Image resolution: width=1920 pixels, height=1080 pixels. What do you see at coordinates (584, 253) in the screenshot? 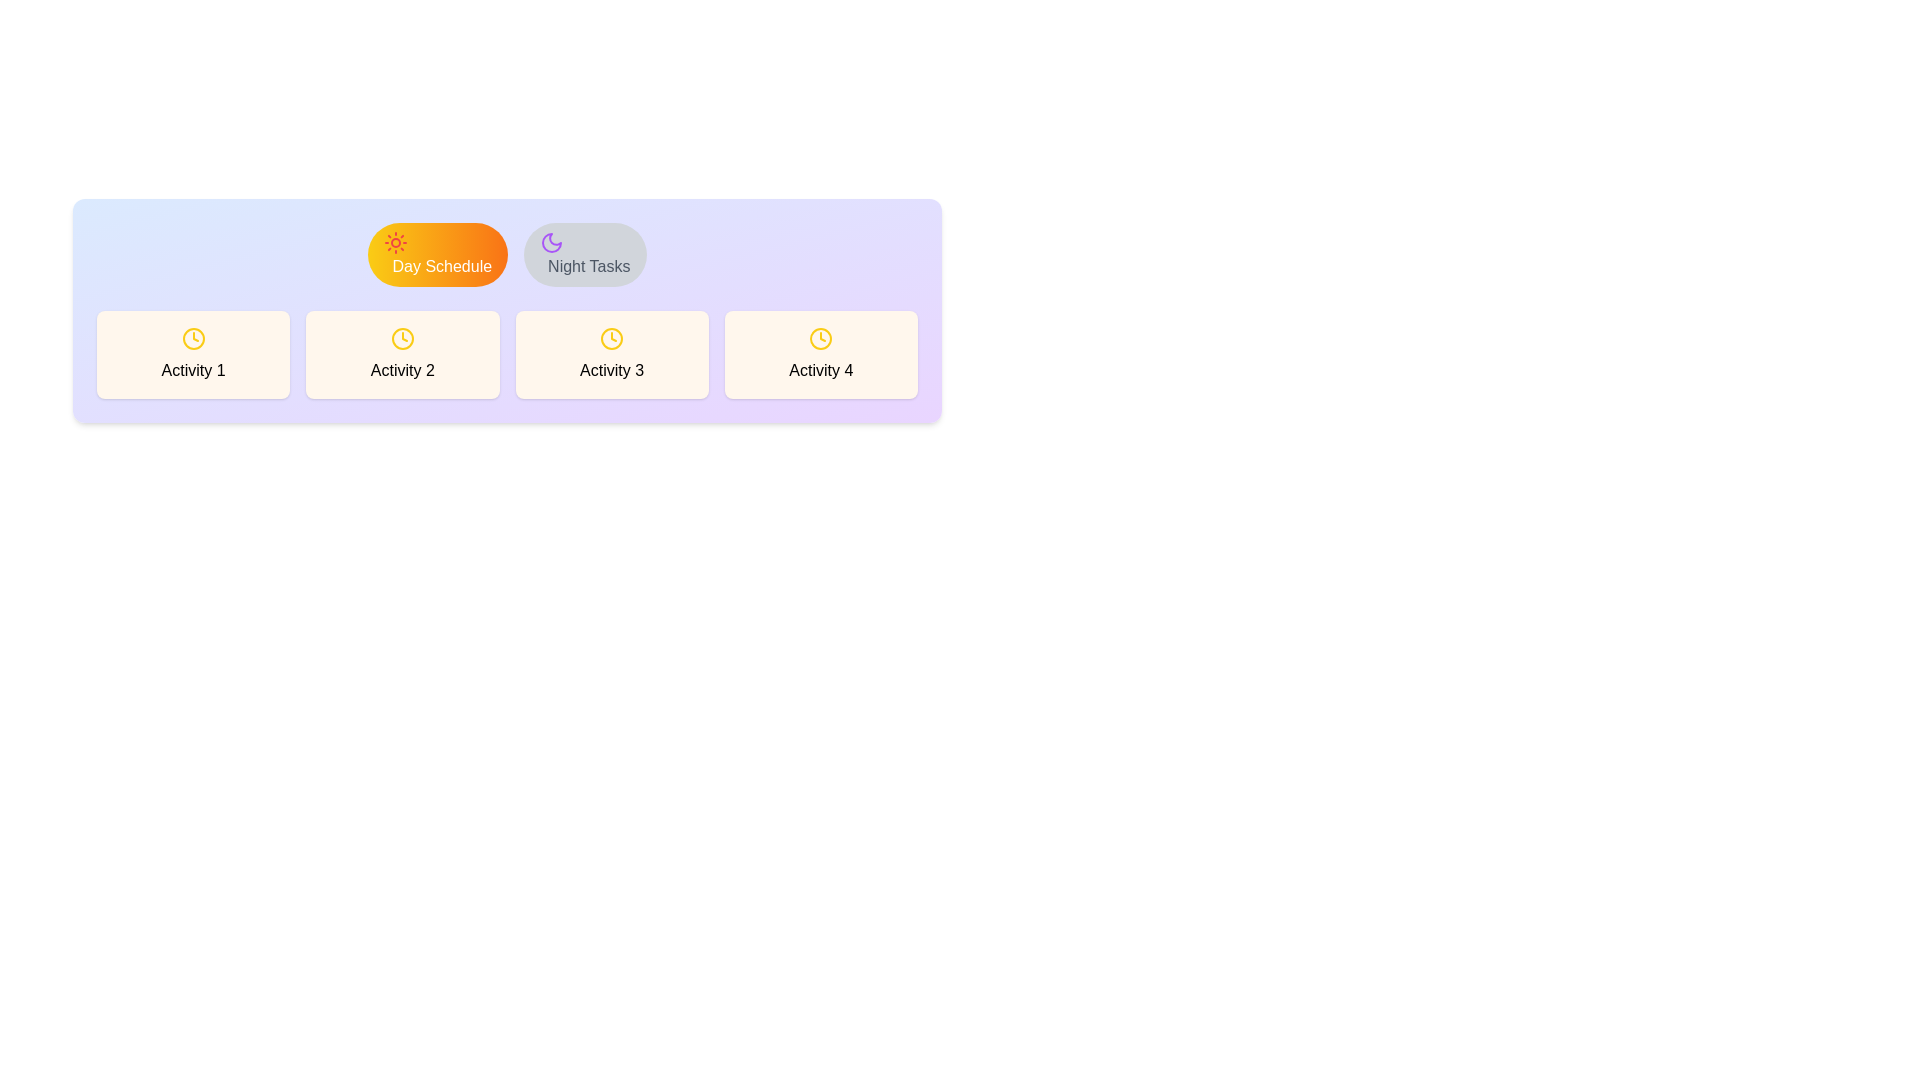
I see `the tab labeled Night Tasks` at bounding box center [584, 253].